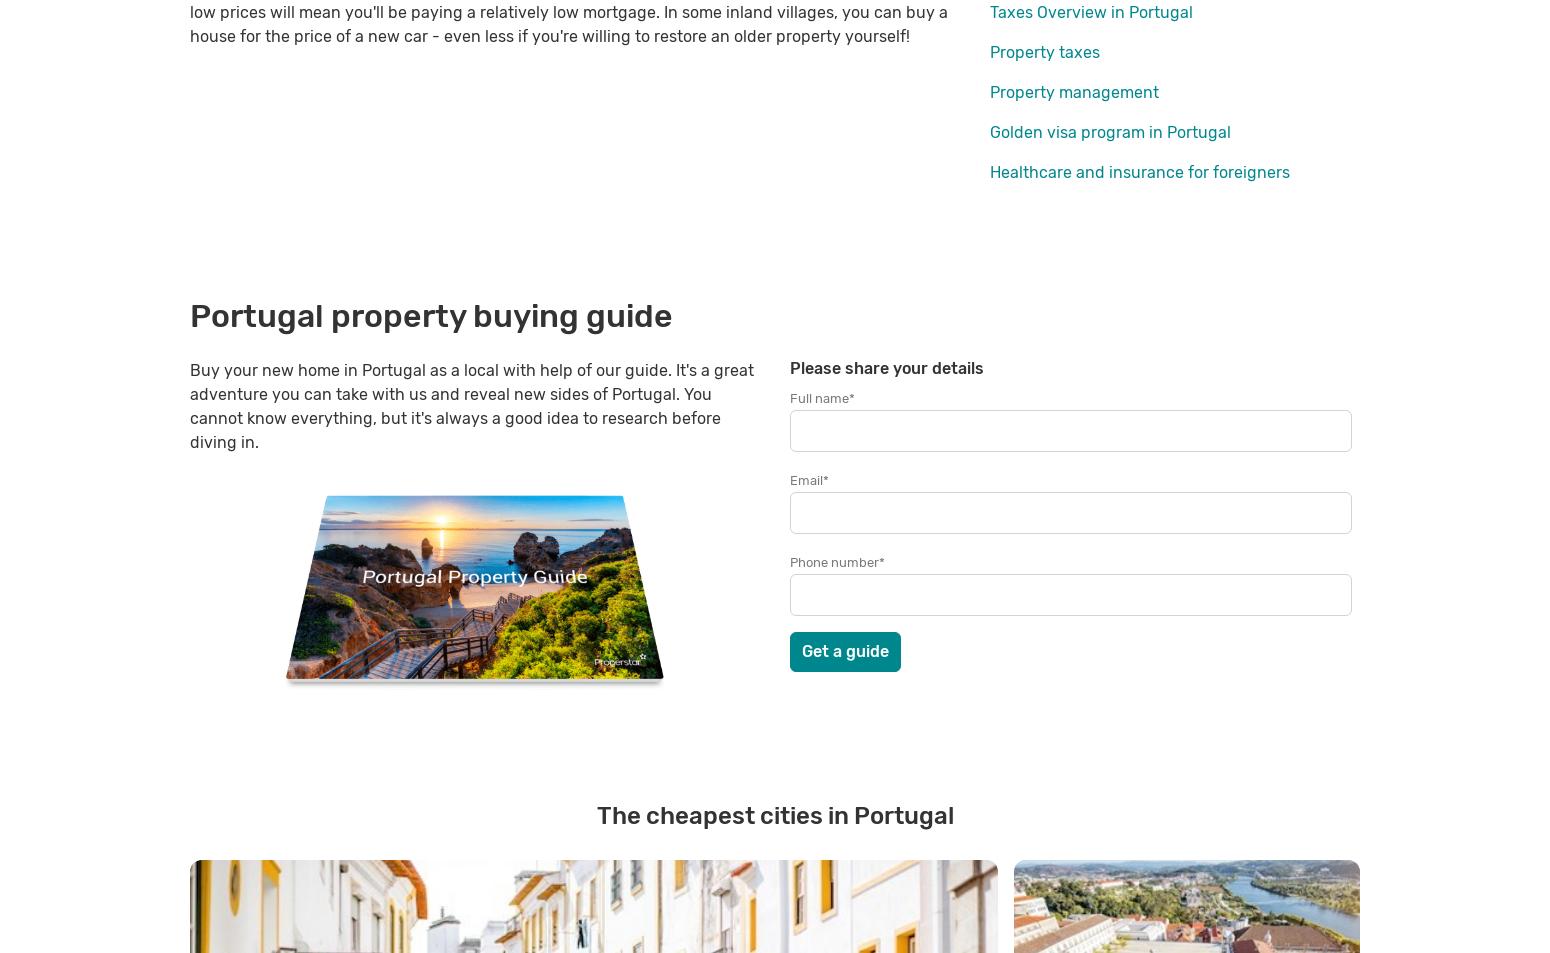 The image size is (1550, 953). I want to click on 'Property taxes', so click(1045, 51).